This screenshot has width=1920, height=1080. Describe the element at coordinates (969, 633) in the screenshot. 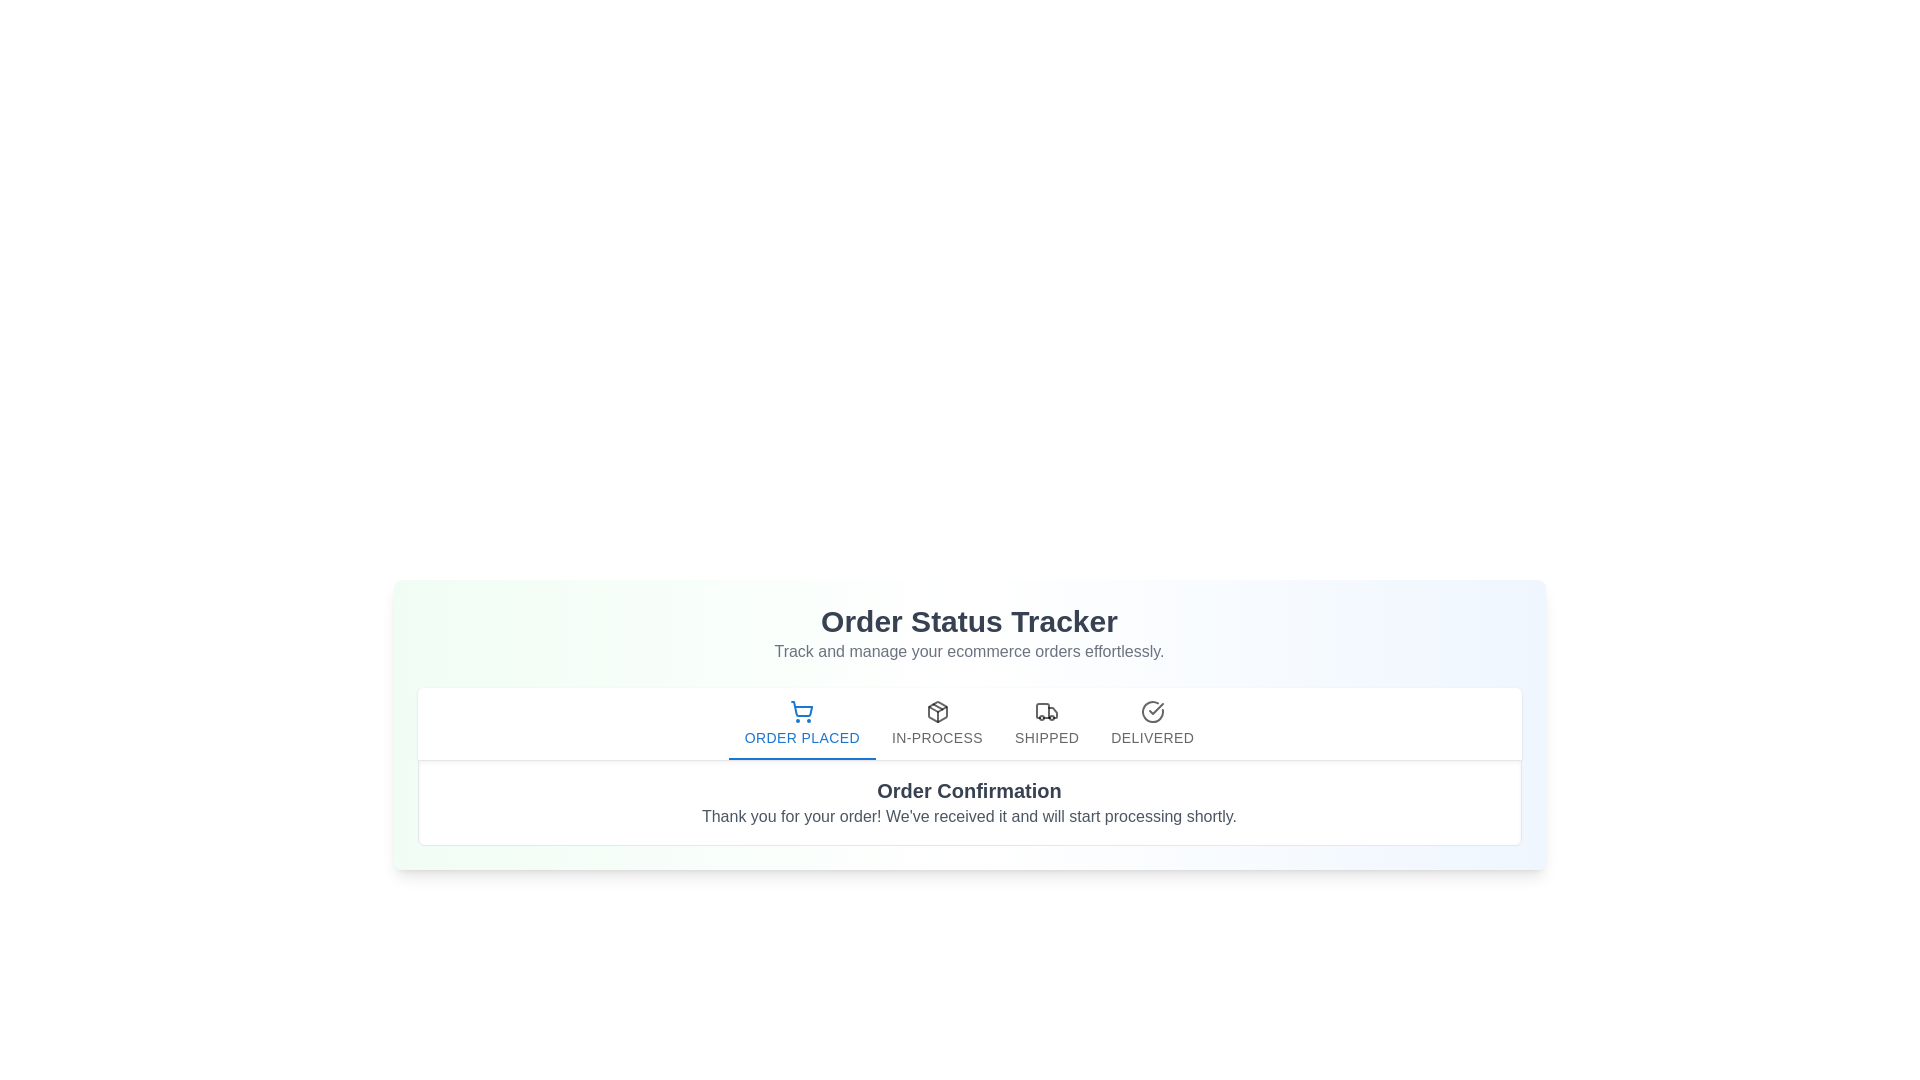

I see `the text block containing the header 'Order Status Tracker' and subheader 'Track and manage your ecommerce orders effortlessly.'` at that location.